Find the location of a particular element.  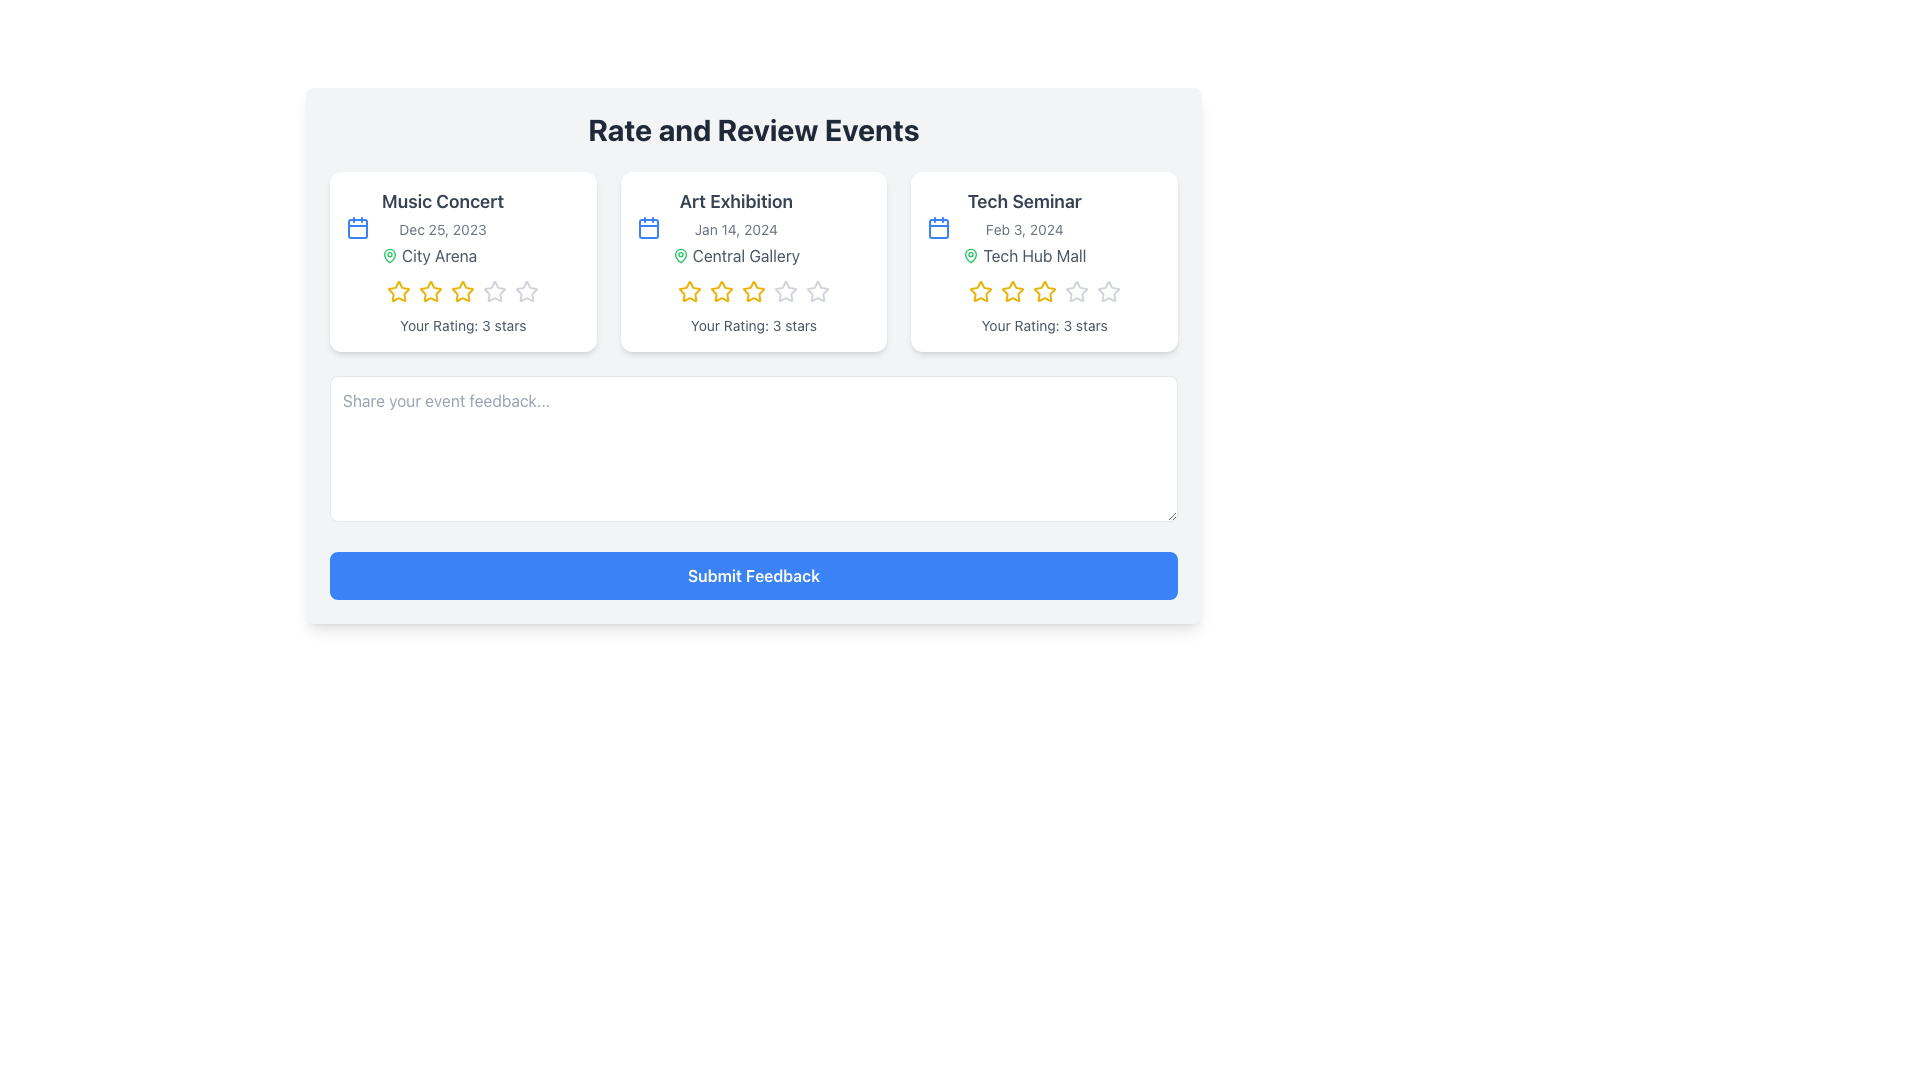

the 'Art Exhibition' text element, which is styled in bold and larger font, located at the top section of the second card in a three-card layout is located at coordinates (735, 201).